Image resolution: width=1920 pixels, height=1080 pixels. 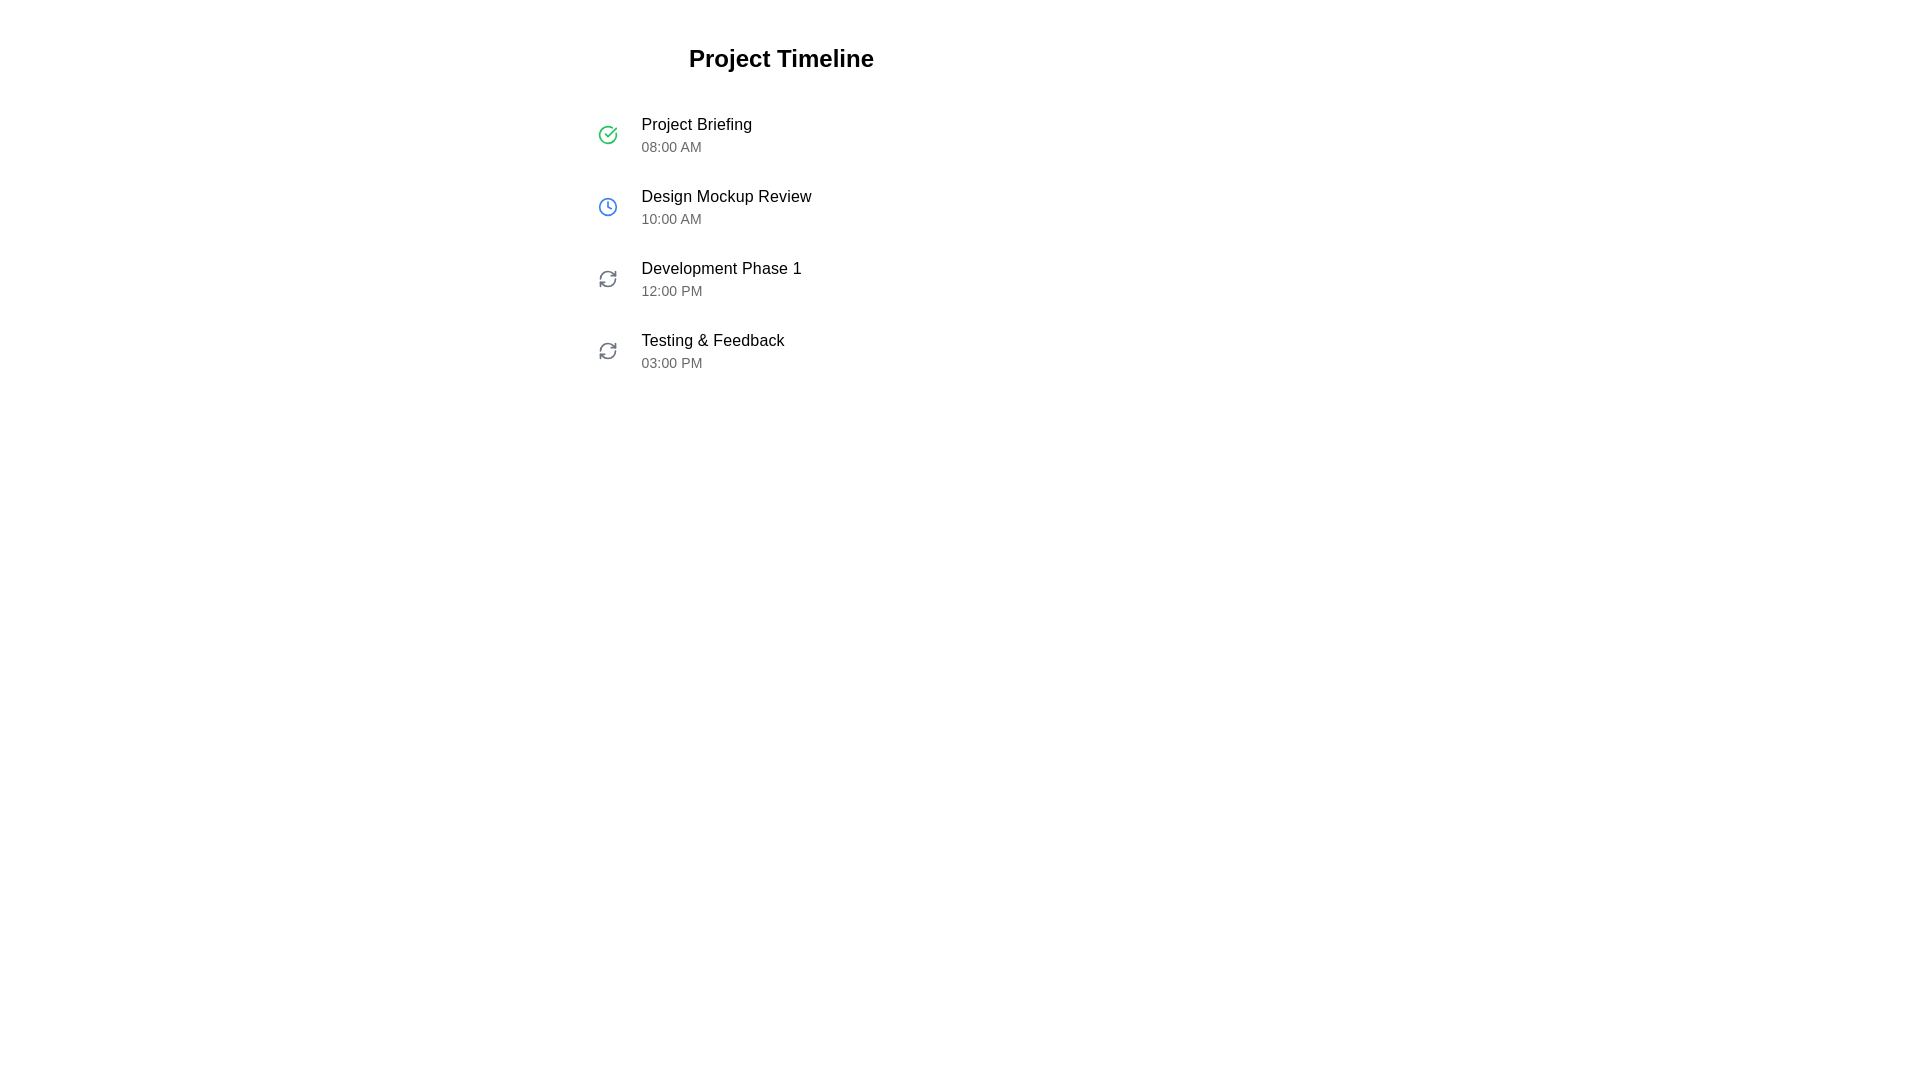 What do you see at coordinates (606, 279) in the screenshot?
I see `the circular icon button featuring a clockwise refresh arrow design located to the left of the 'Development Phase 1' text` at bounding box center [606, 279].